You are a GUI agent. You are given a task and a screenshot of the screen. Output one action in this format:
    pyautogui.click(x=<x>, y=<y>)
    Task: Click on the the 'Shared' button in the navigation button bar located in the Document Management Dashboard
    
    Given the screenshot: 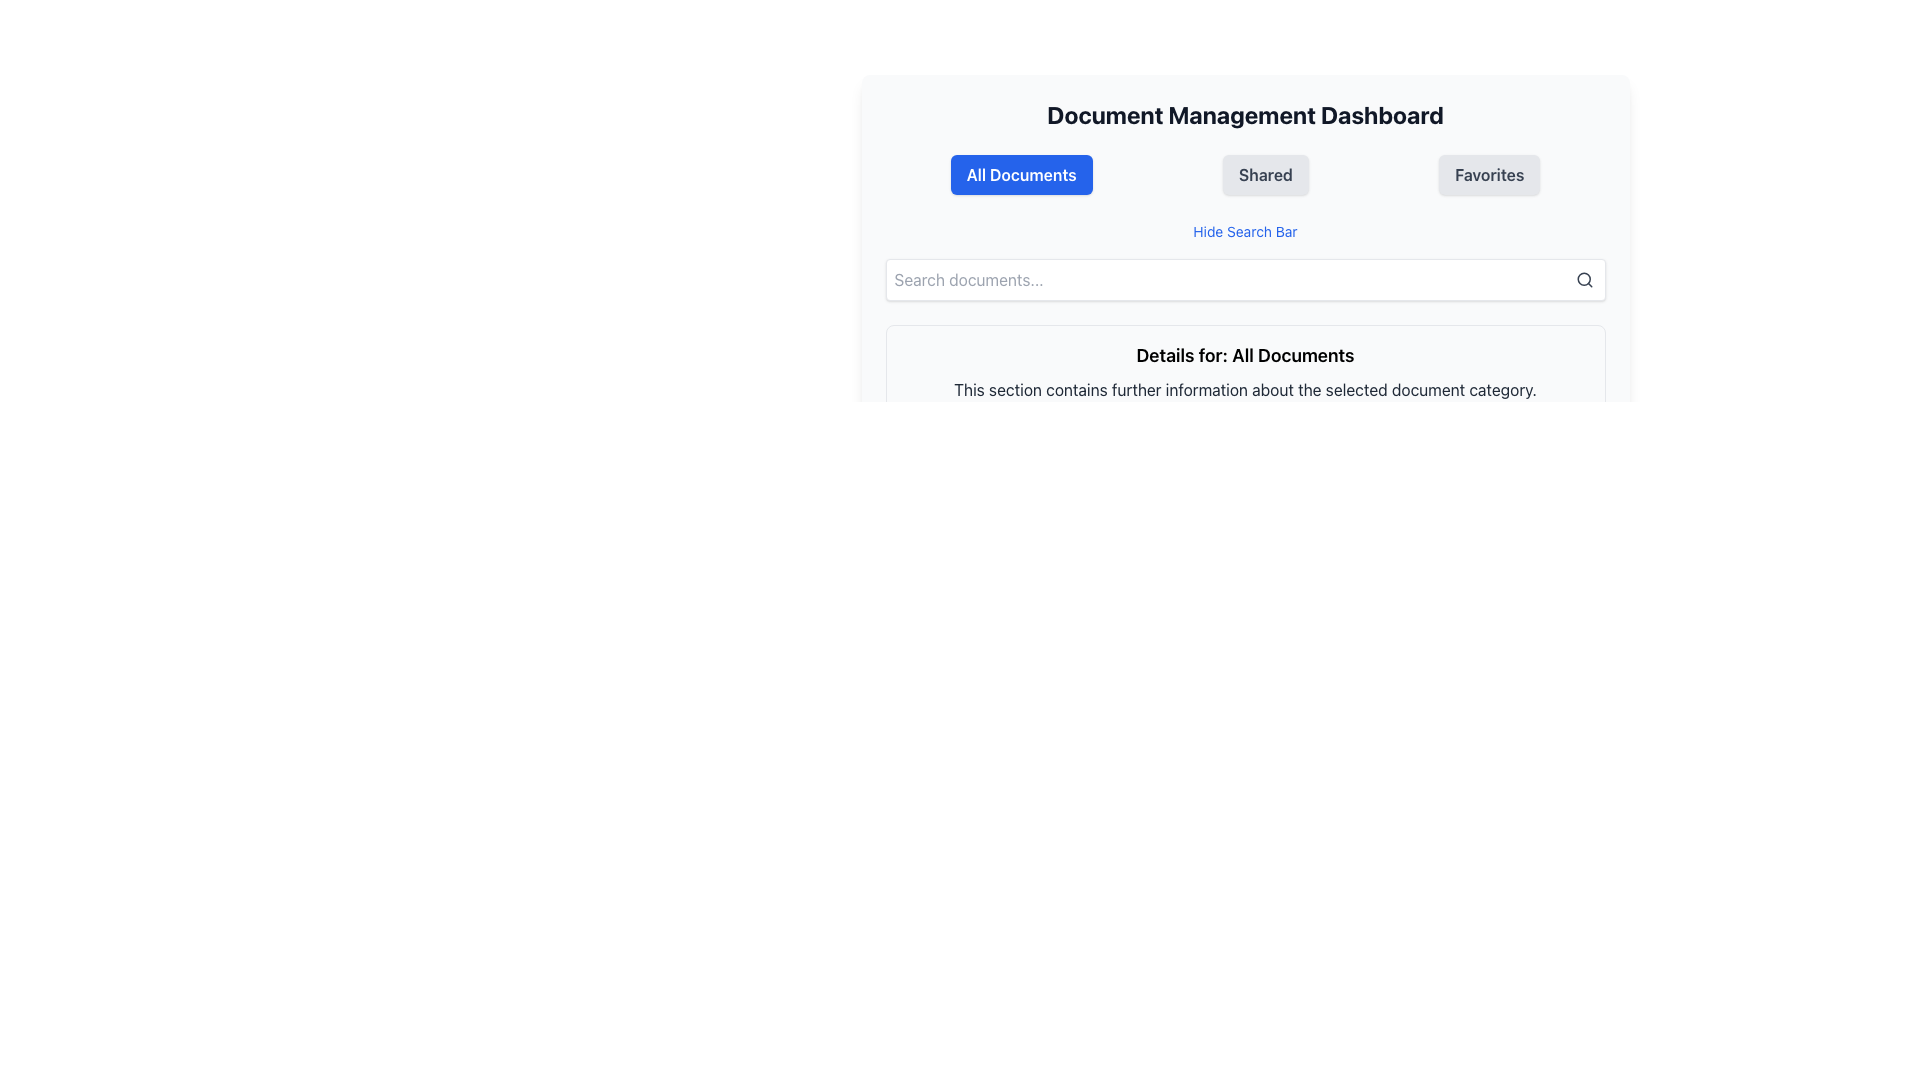 What is the action you would take?
    pyautogui.click(x=1243, y=173)
    